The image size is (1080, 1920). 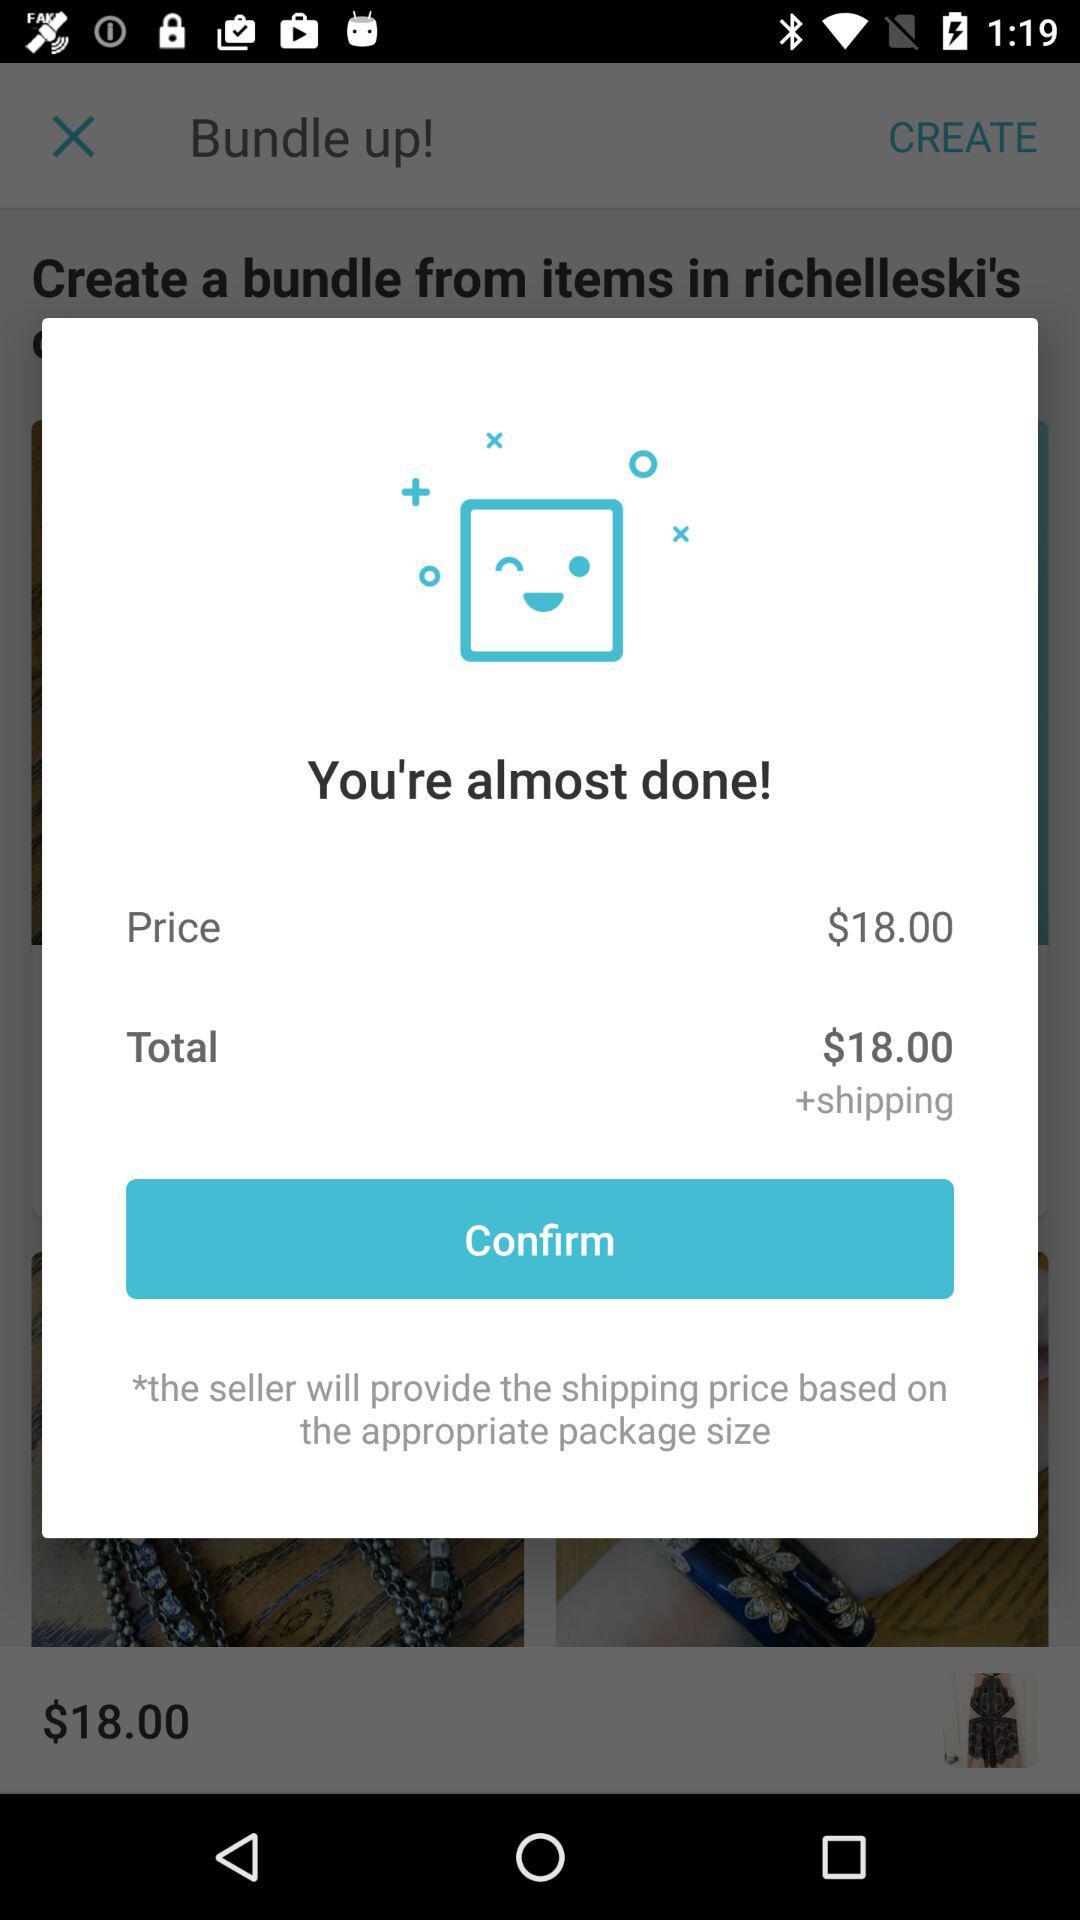 What do you see at coordinates (540, 1237) in the screenshot?
I see `the icon above the the seller will icon` at bounding box center [540, 1237].